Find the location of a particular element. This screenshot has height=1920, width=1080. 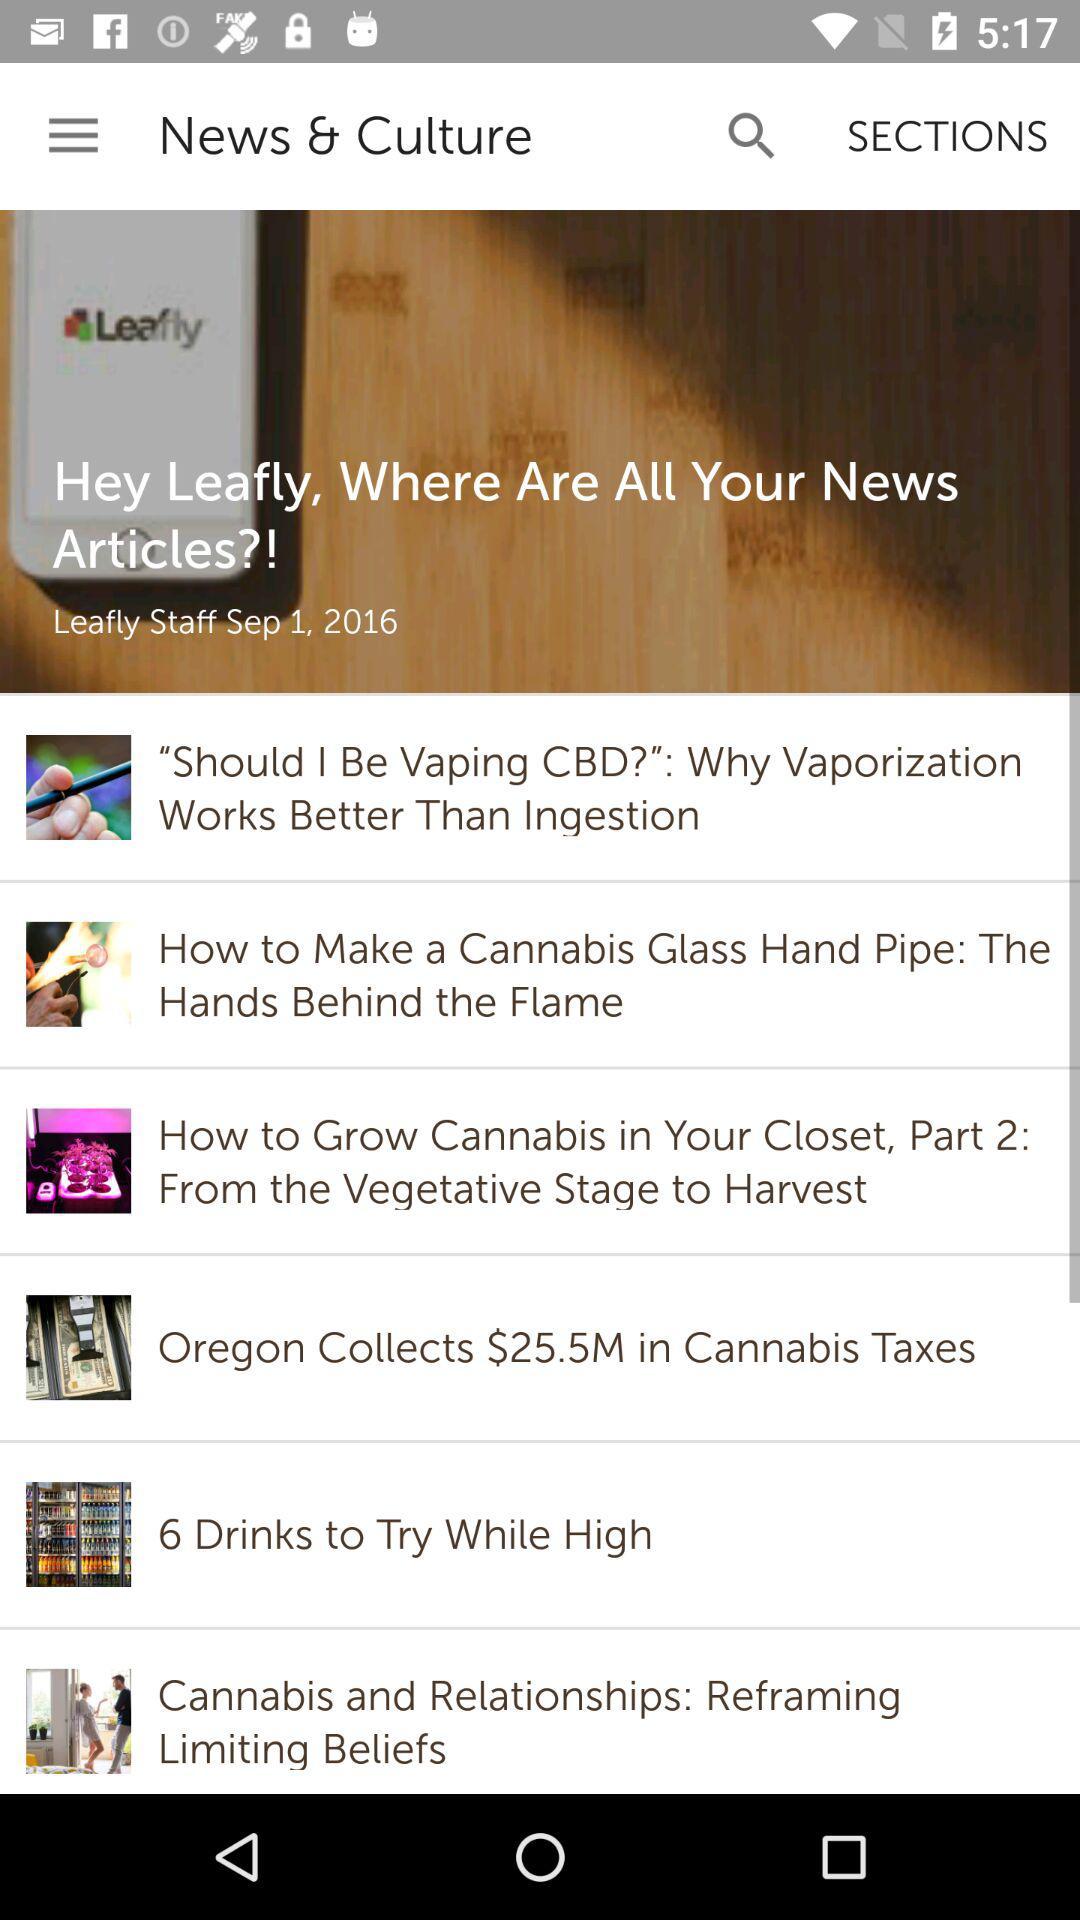

sections is located at coordinates (946, 135).